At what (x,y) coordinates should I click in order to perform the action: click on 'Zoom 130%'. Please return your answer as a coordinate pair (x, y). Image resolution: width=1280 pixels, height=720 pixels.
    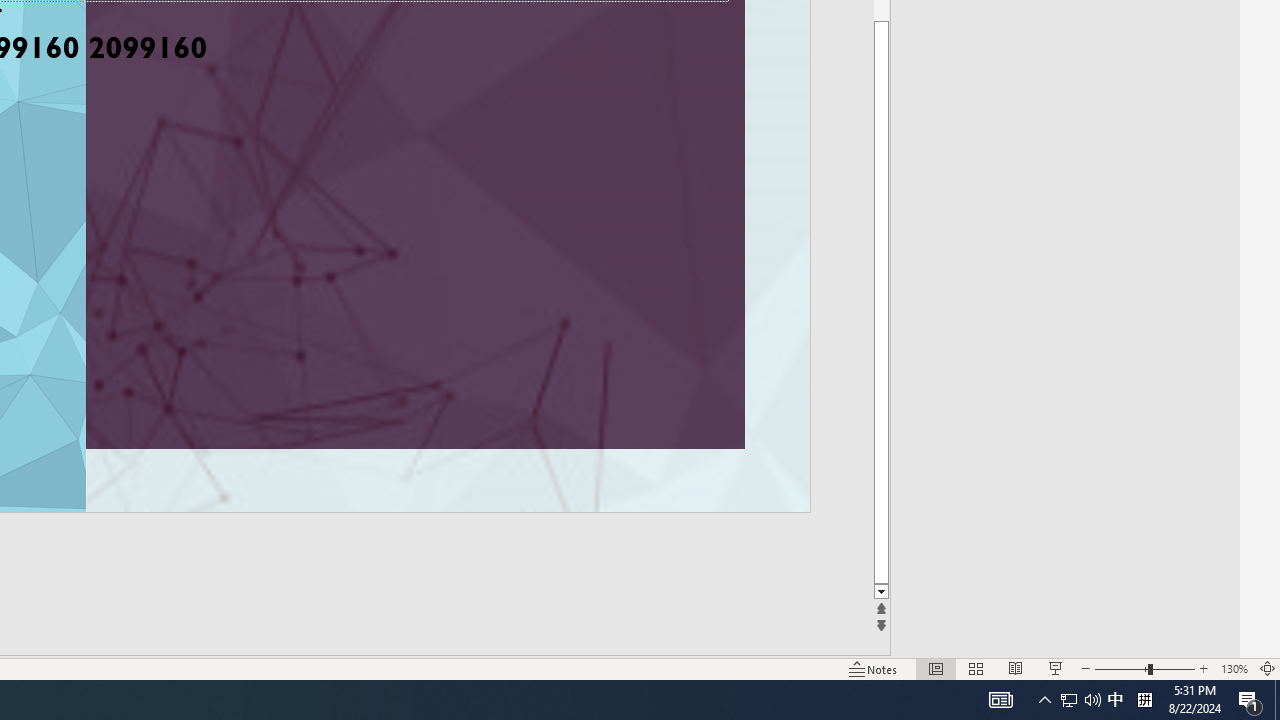
    Looking at the image, I should click on (1233, 669).